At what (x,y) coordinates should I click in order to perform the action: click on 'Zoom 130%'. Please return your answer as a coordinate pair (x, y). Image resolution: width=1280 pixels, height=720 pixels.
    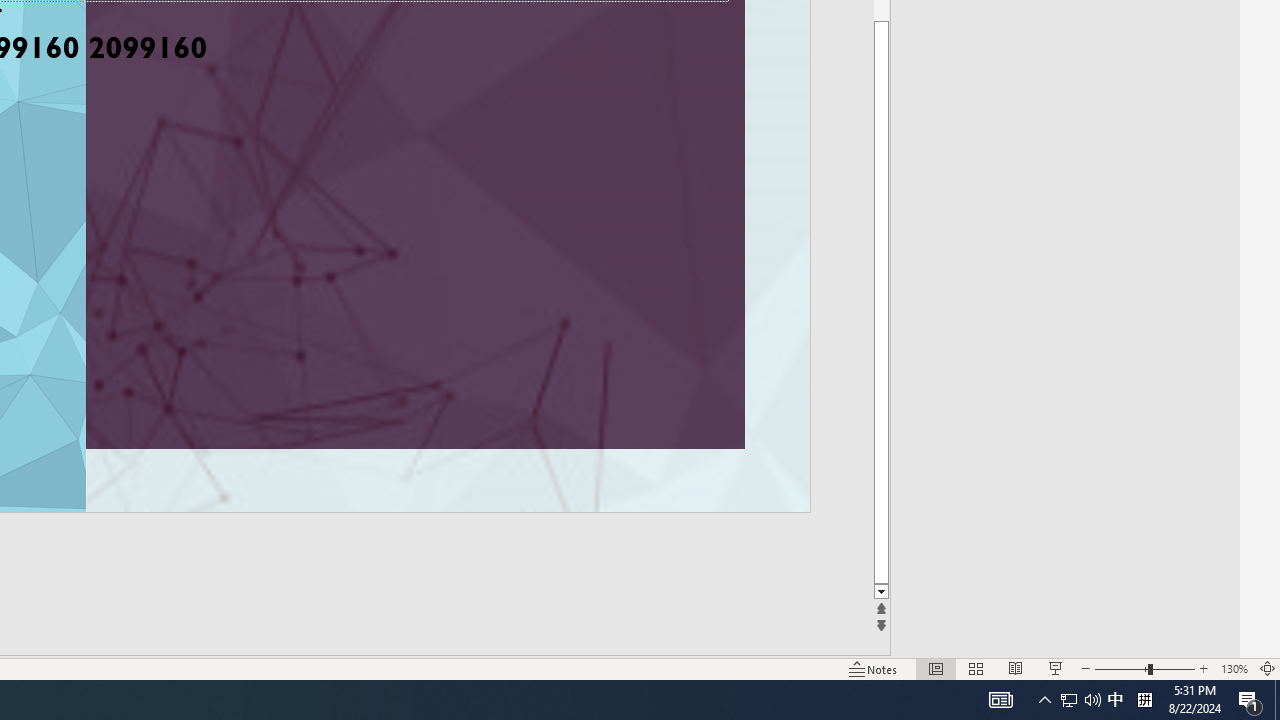
    Looking at the image, I should click on (1233, 669).